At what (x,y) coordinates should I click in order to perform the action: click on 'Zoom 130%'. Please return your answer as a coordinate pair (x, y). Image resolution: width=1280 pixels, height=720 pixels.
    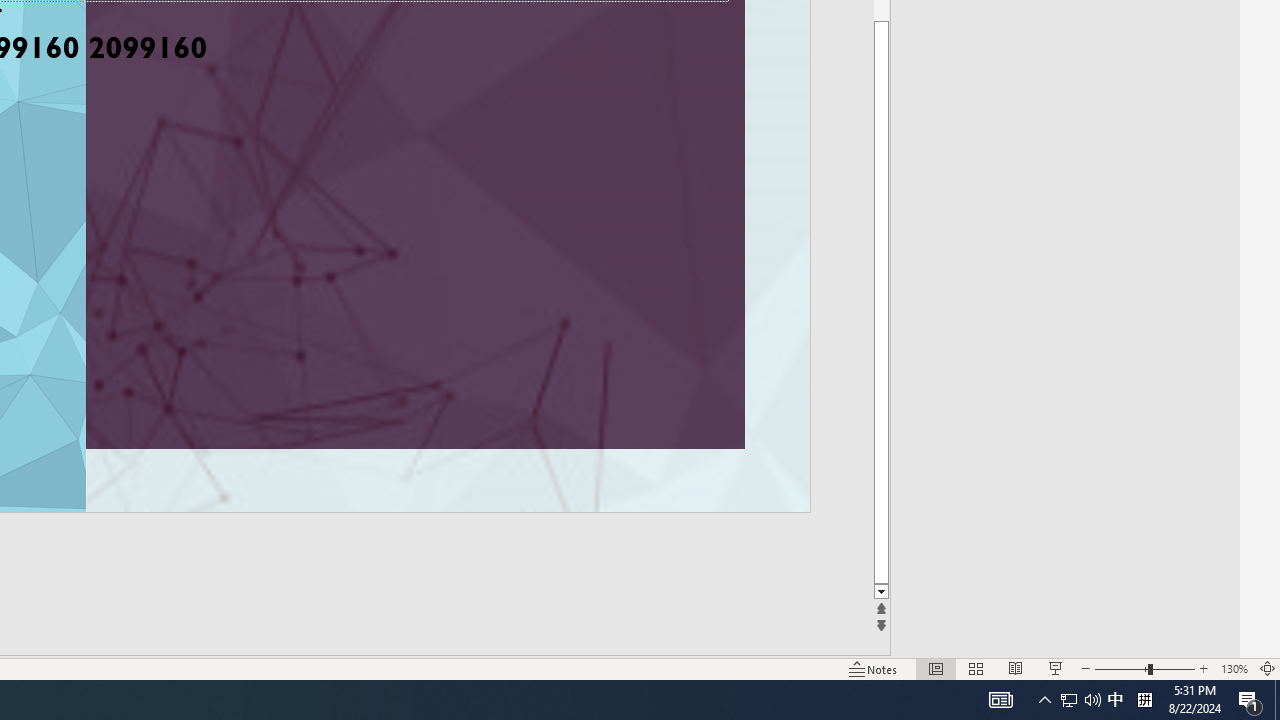
    Looking at the image, I should click on (1233, 669).